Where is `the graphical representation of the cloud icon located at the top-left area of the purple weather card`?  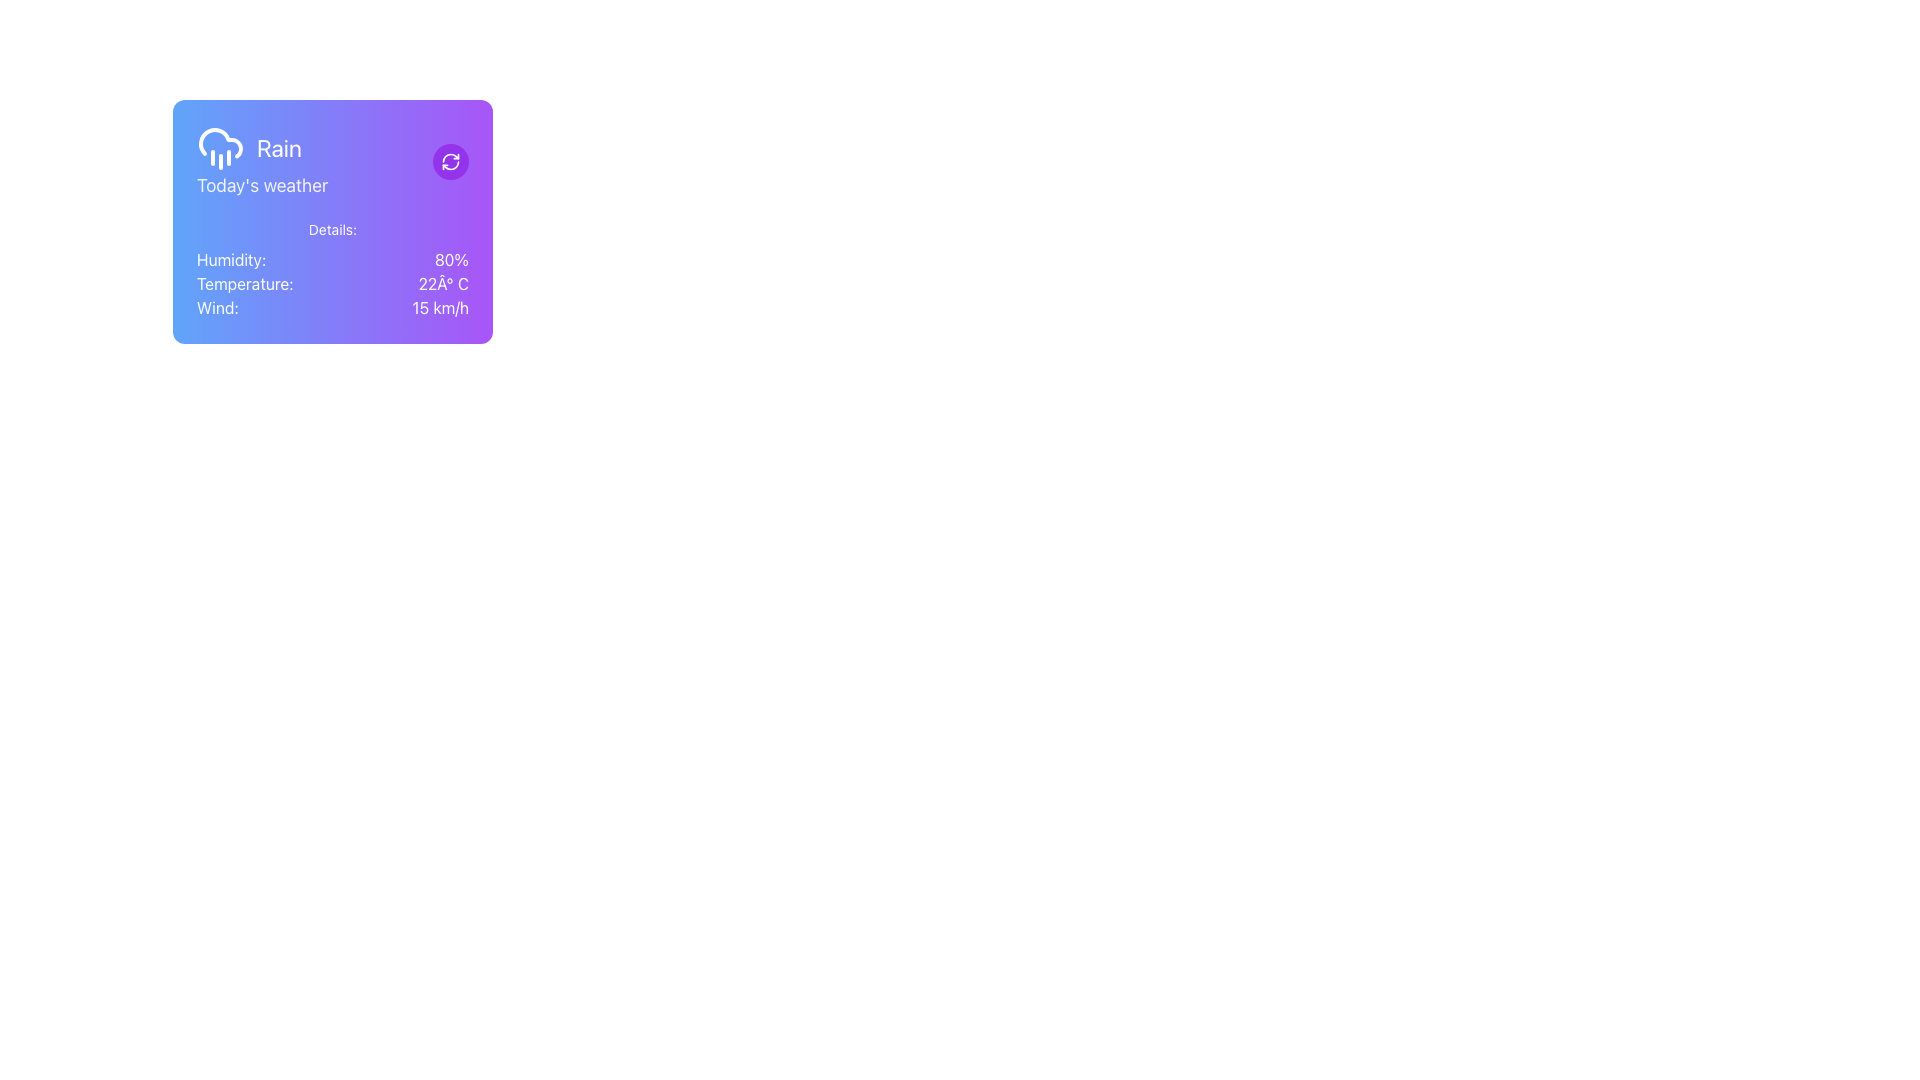 the graphical representation of the cloud icon located at the top-left area of the purple weather card is located at coordinates (220, 142).